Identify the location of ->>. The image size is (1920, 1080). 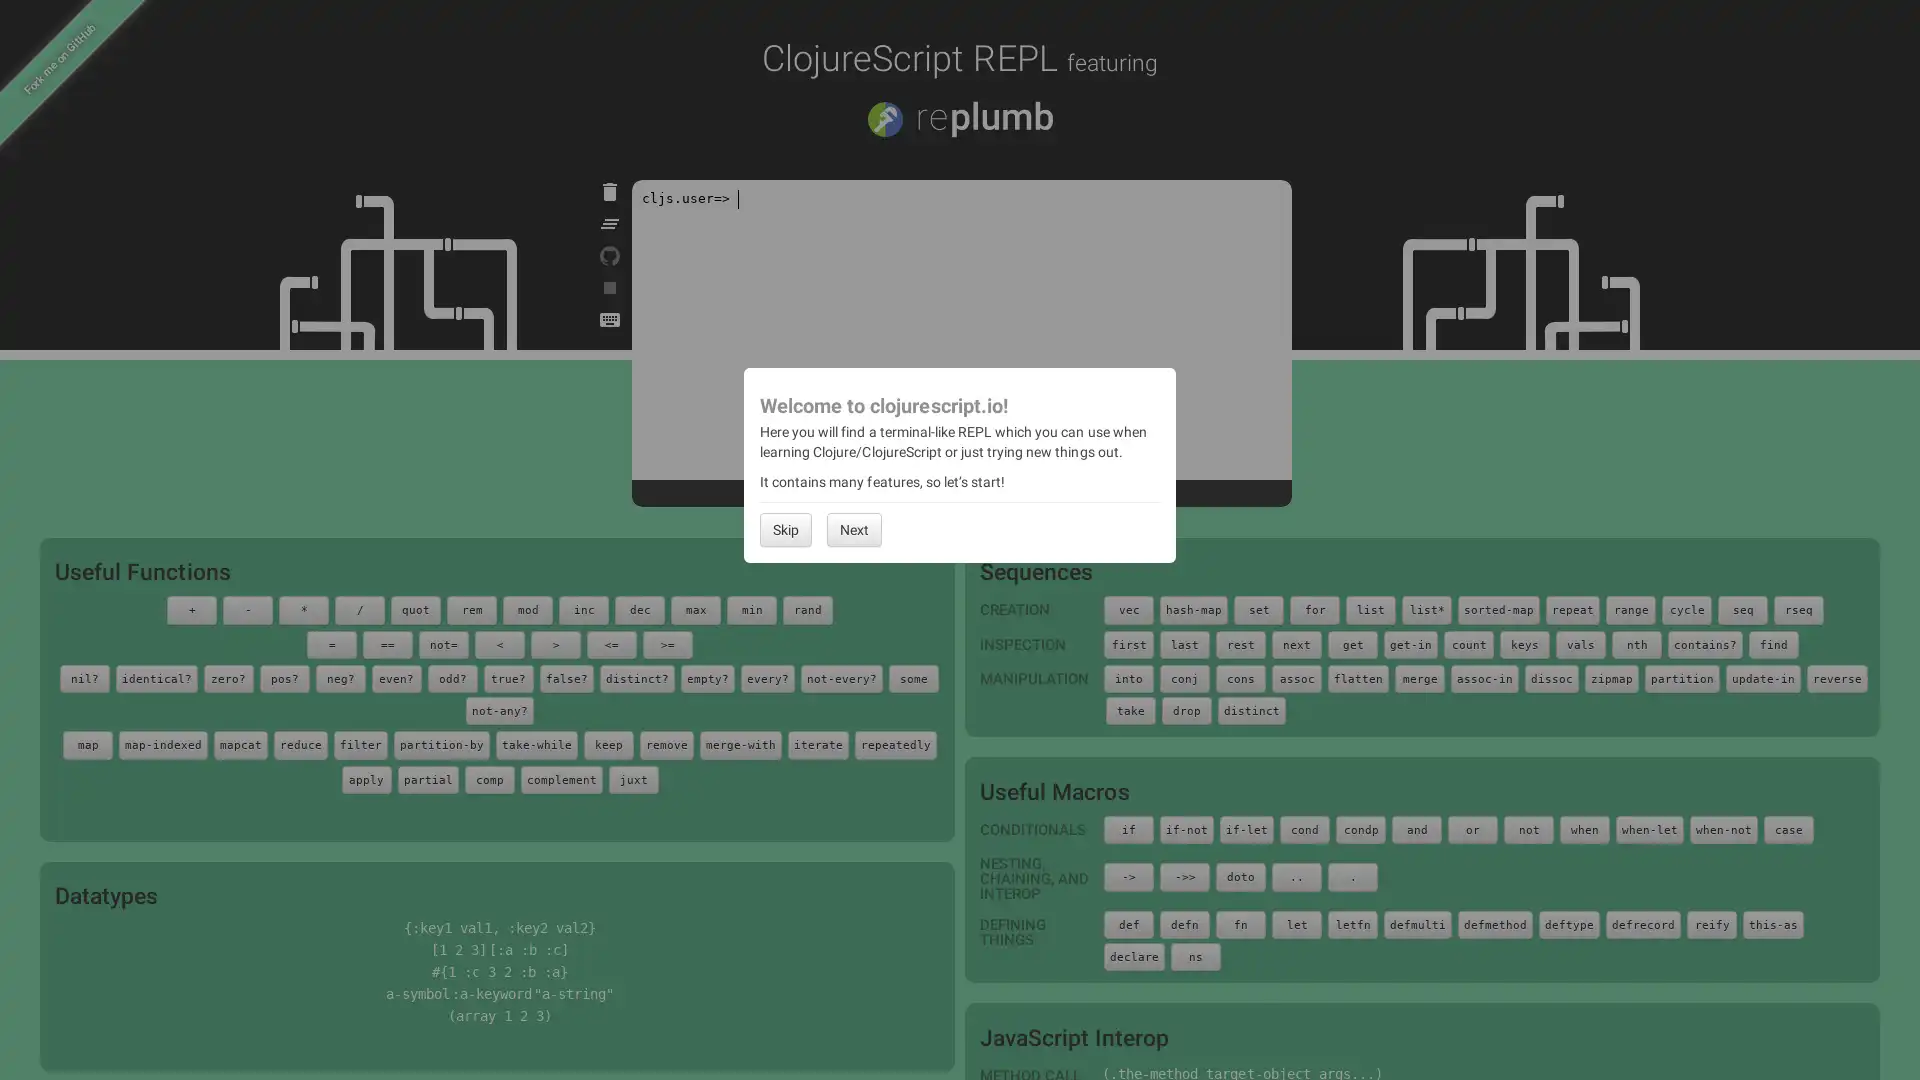
(1185, 875).